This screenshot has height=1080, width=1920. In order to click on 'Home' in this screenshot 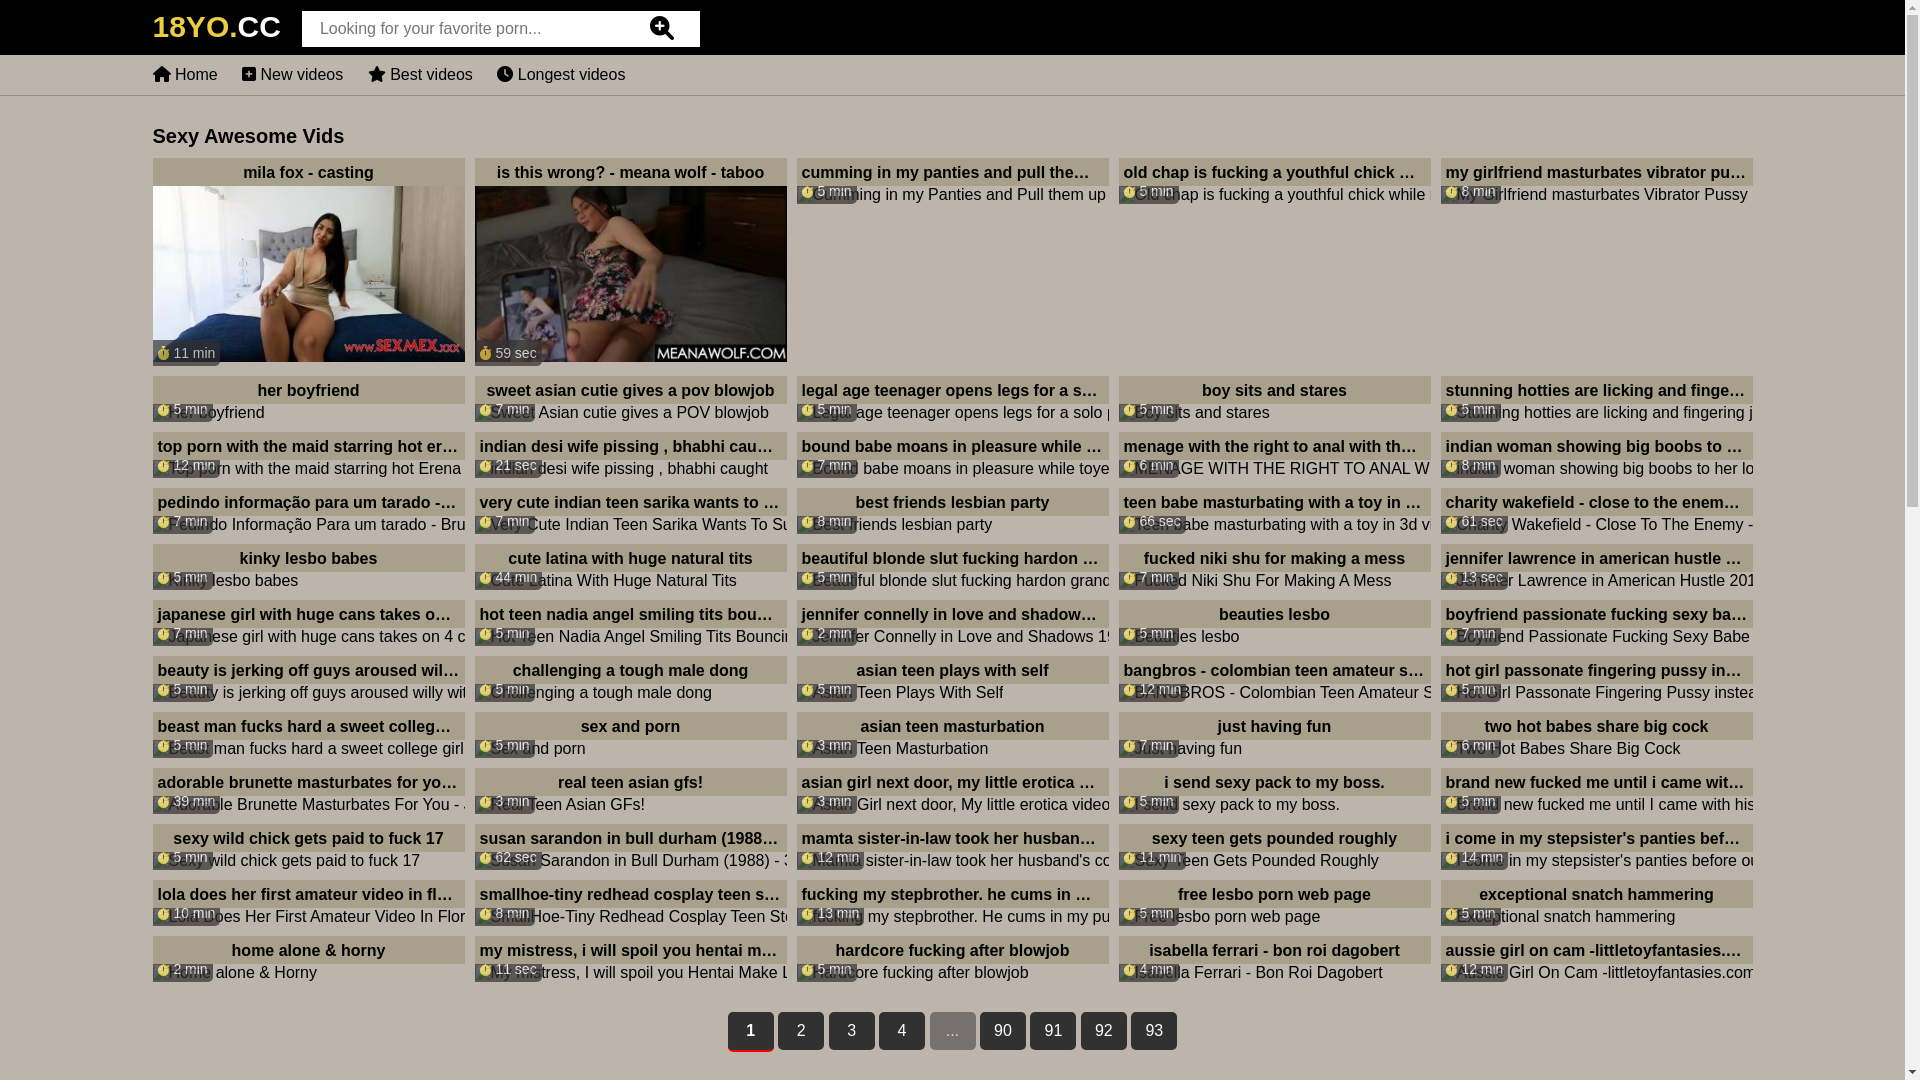, I will do `click(184, 73)`.